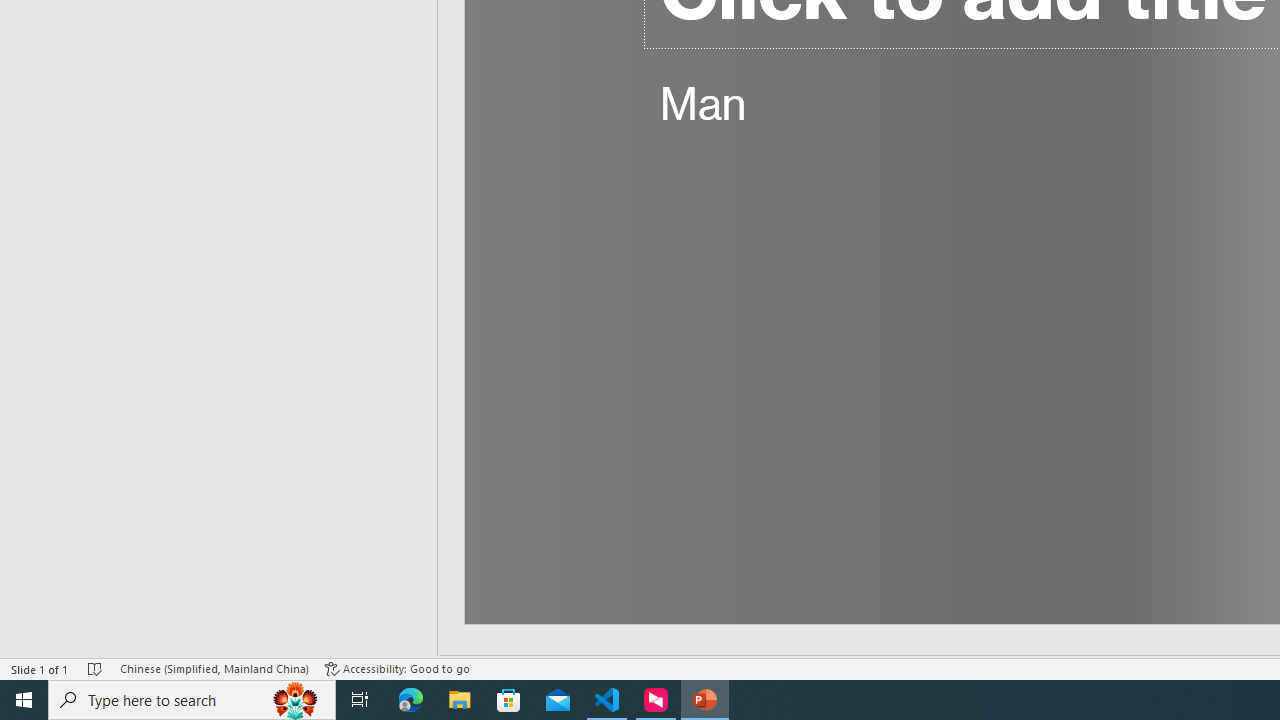 The width and height of the screenshot is (1280, 720). Describe the element at coordinates (397, 669) in the screenshot. I see `'Accessibility Checker Accessibility: Good to go'` at that location.